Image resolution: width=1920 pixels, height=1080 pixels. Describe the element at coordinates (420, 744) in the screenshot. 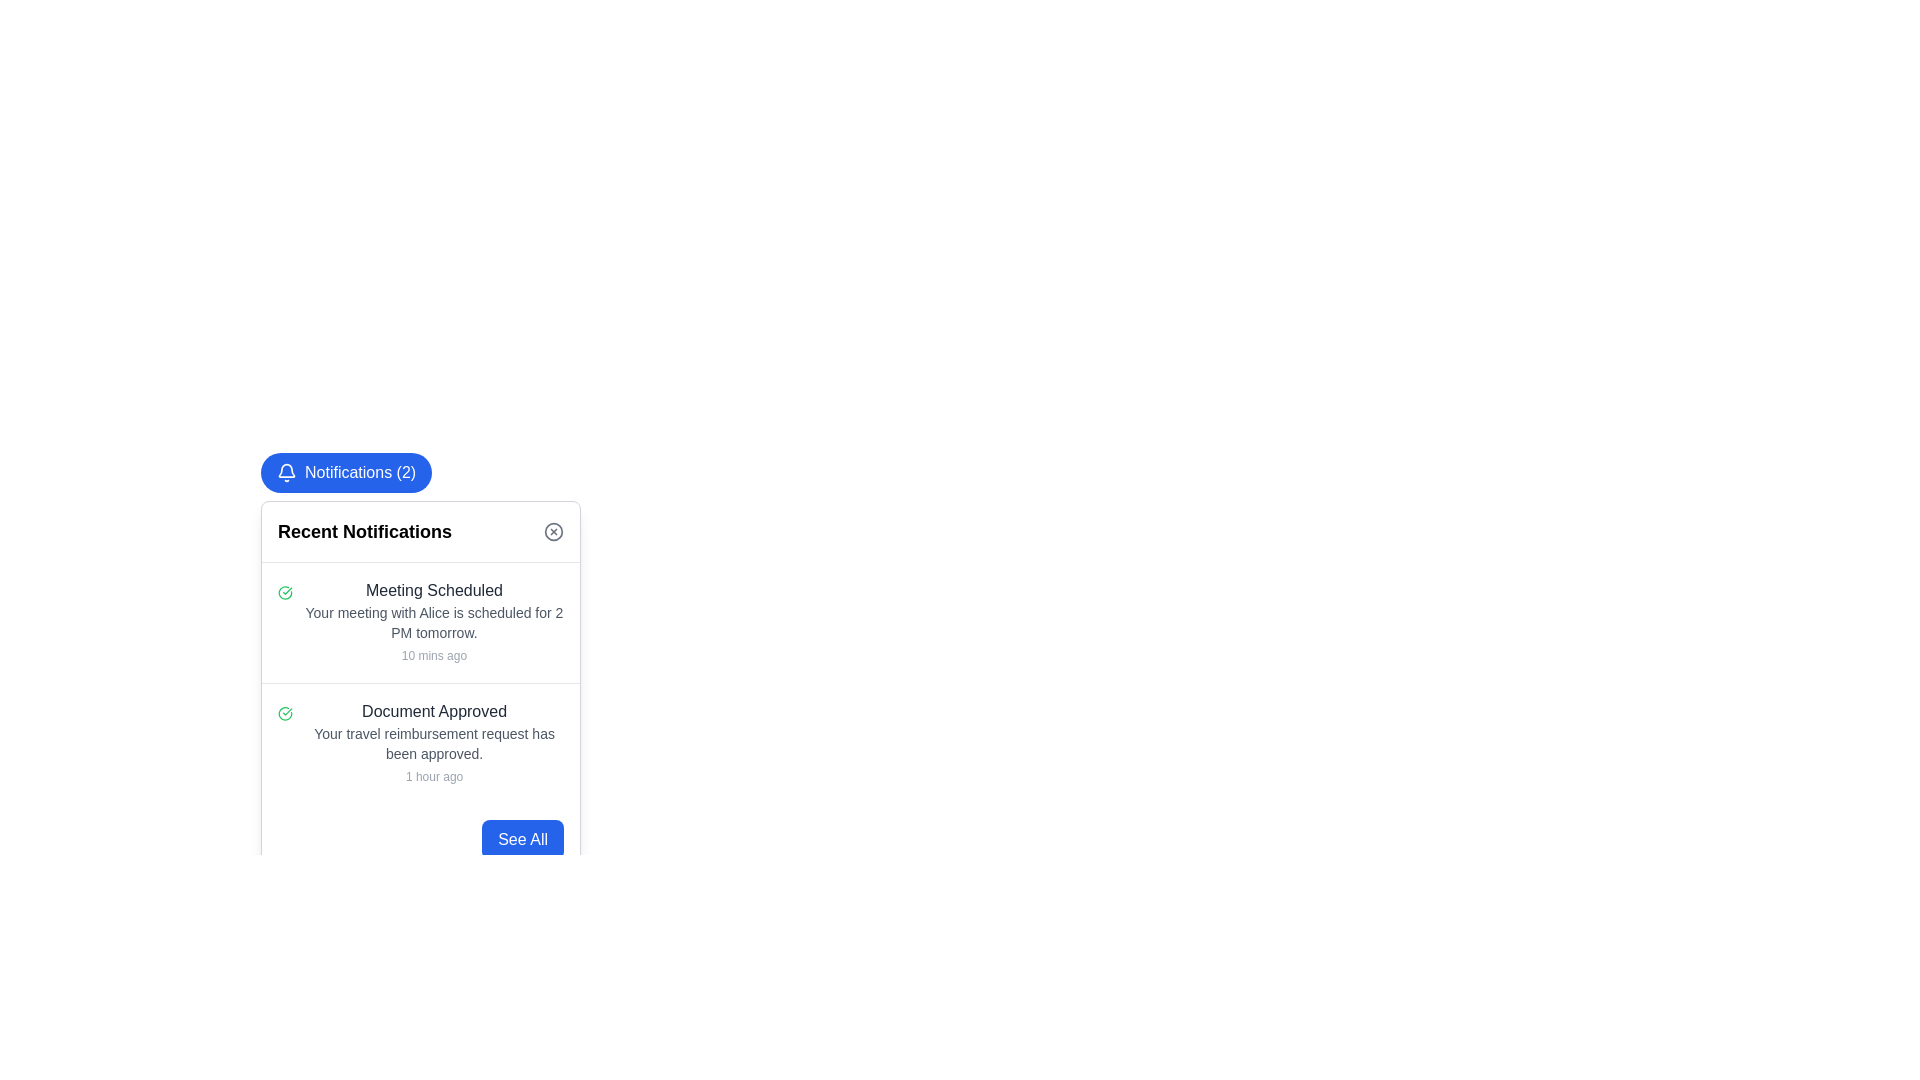

I see `the second notification card in the 'Recent Notifications' section, which displays 'Document Approved' with a green checkmark icon` at that location.